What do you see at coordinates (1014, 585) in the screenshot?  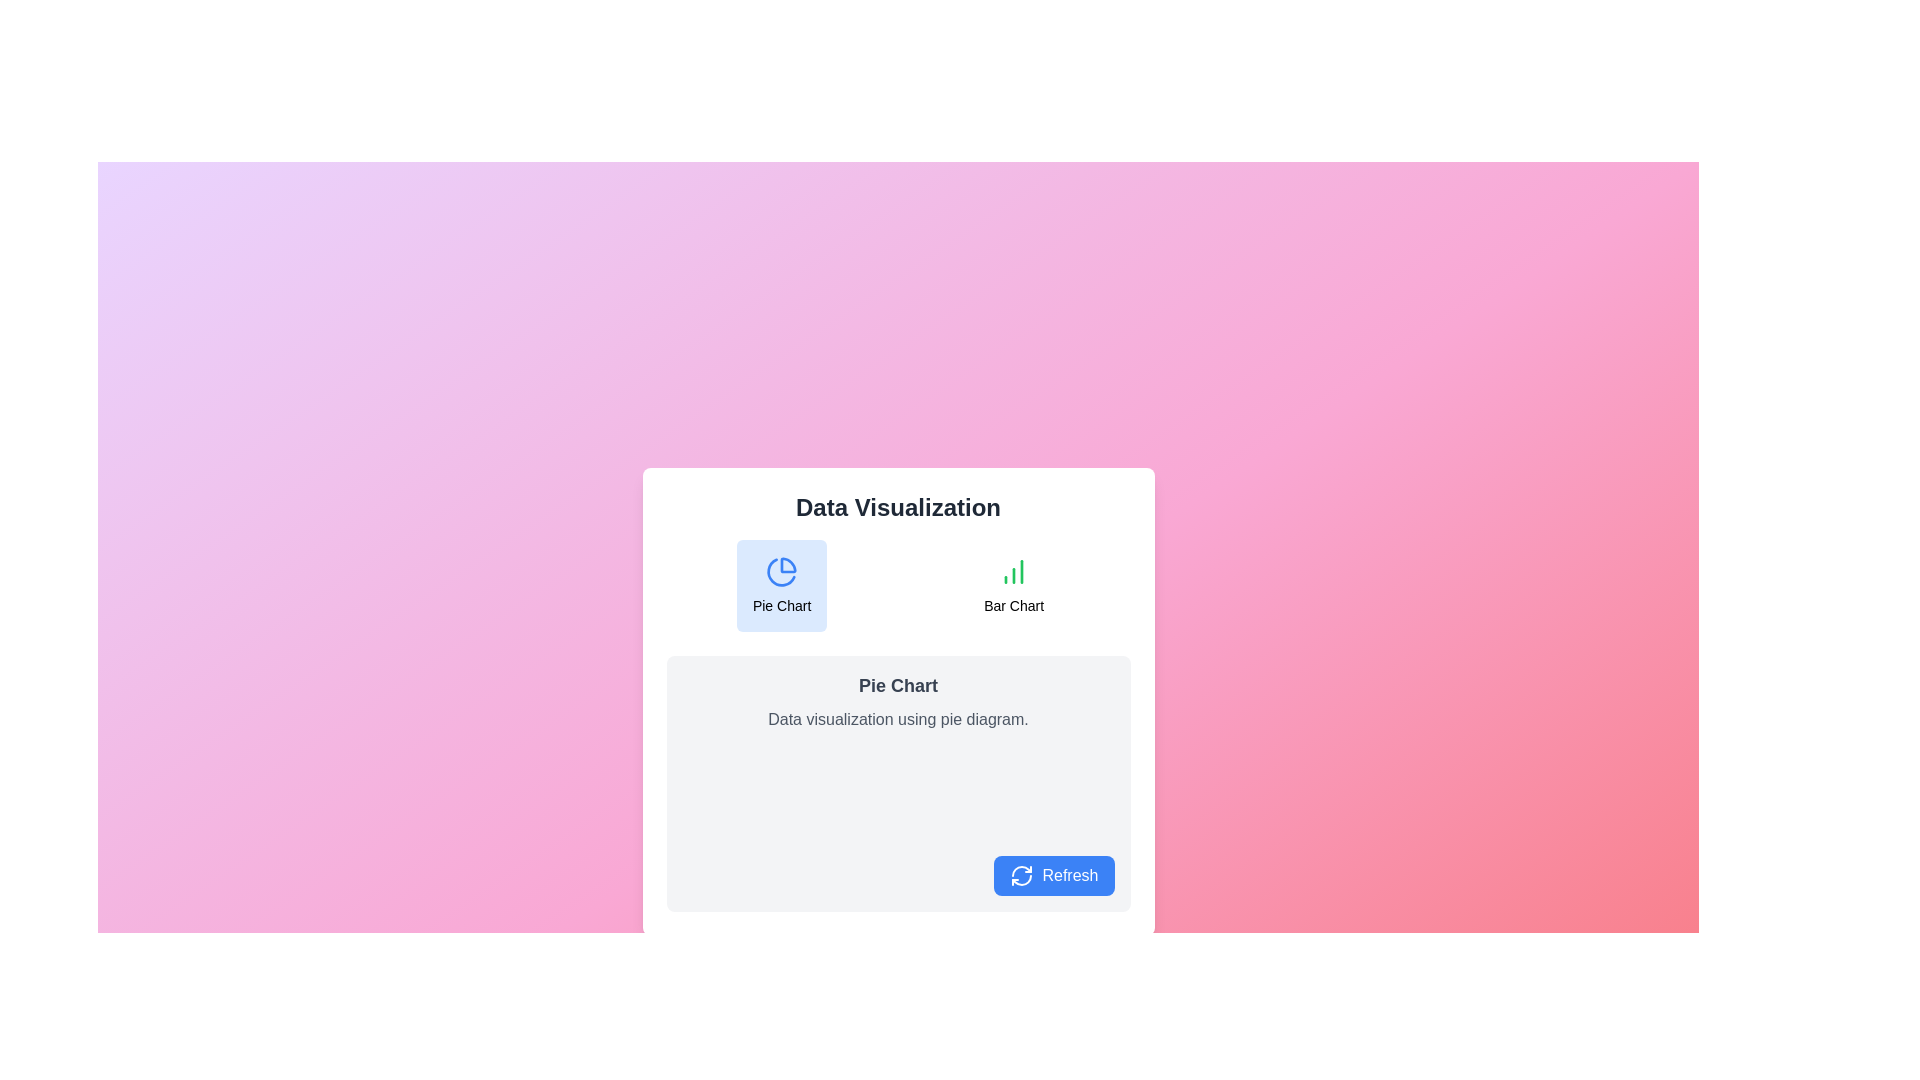 I see `the button` at bounding box center [1014, 585].